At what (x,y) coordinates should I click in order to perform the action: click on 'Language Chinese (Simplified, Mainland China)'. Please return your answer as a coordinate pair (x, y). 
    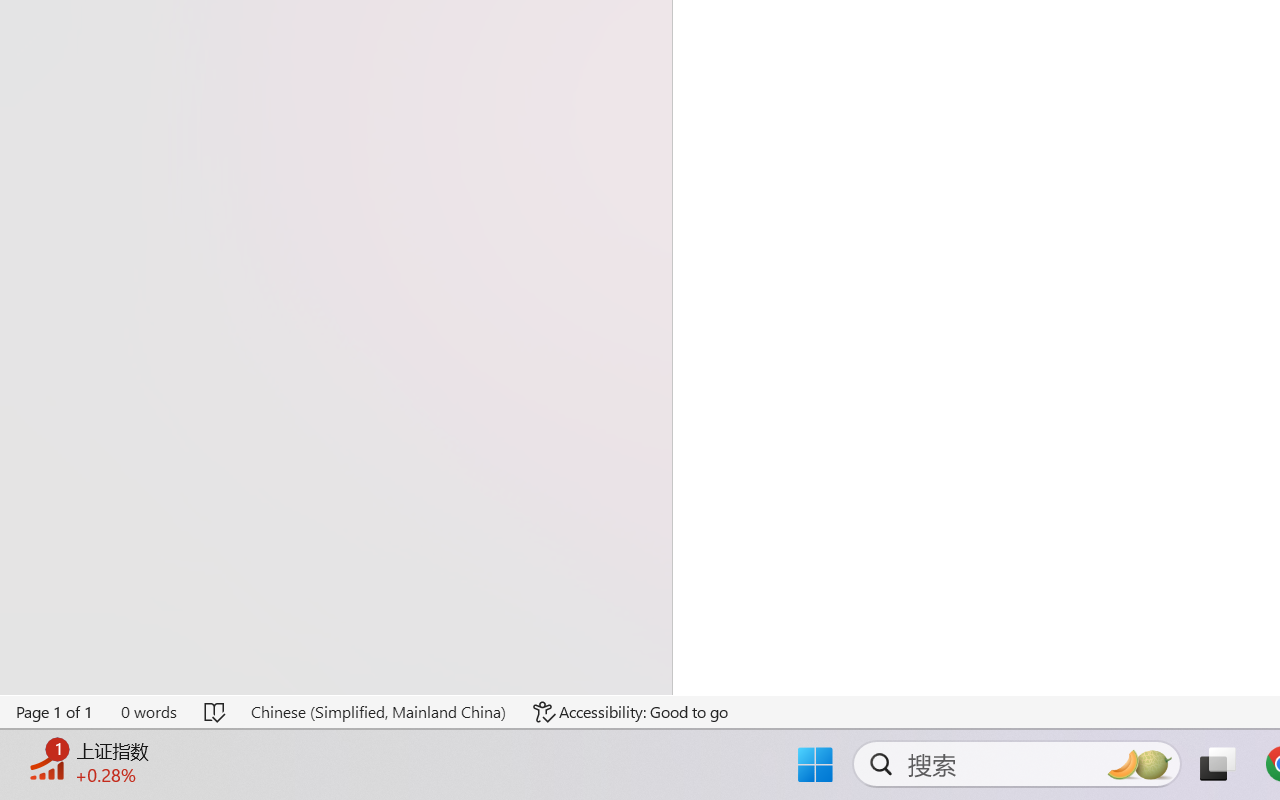
    Looking at the image, I should click on (378, 711).